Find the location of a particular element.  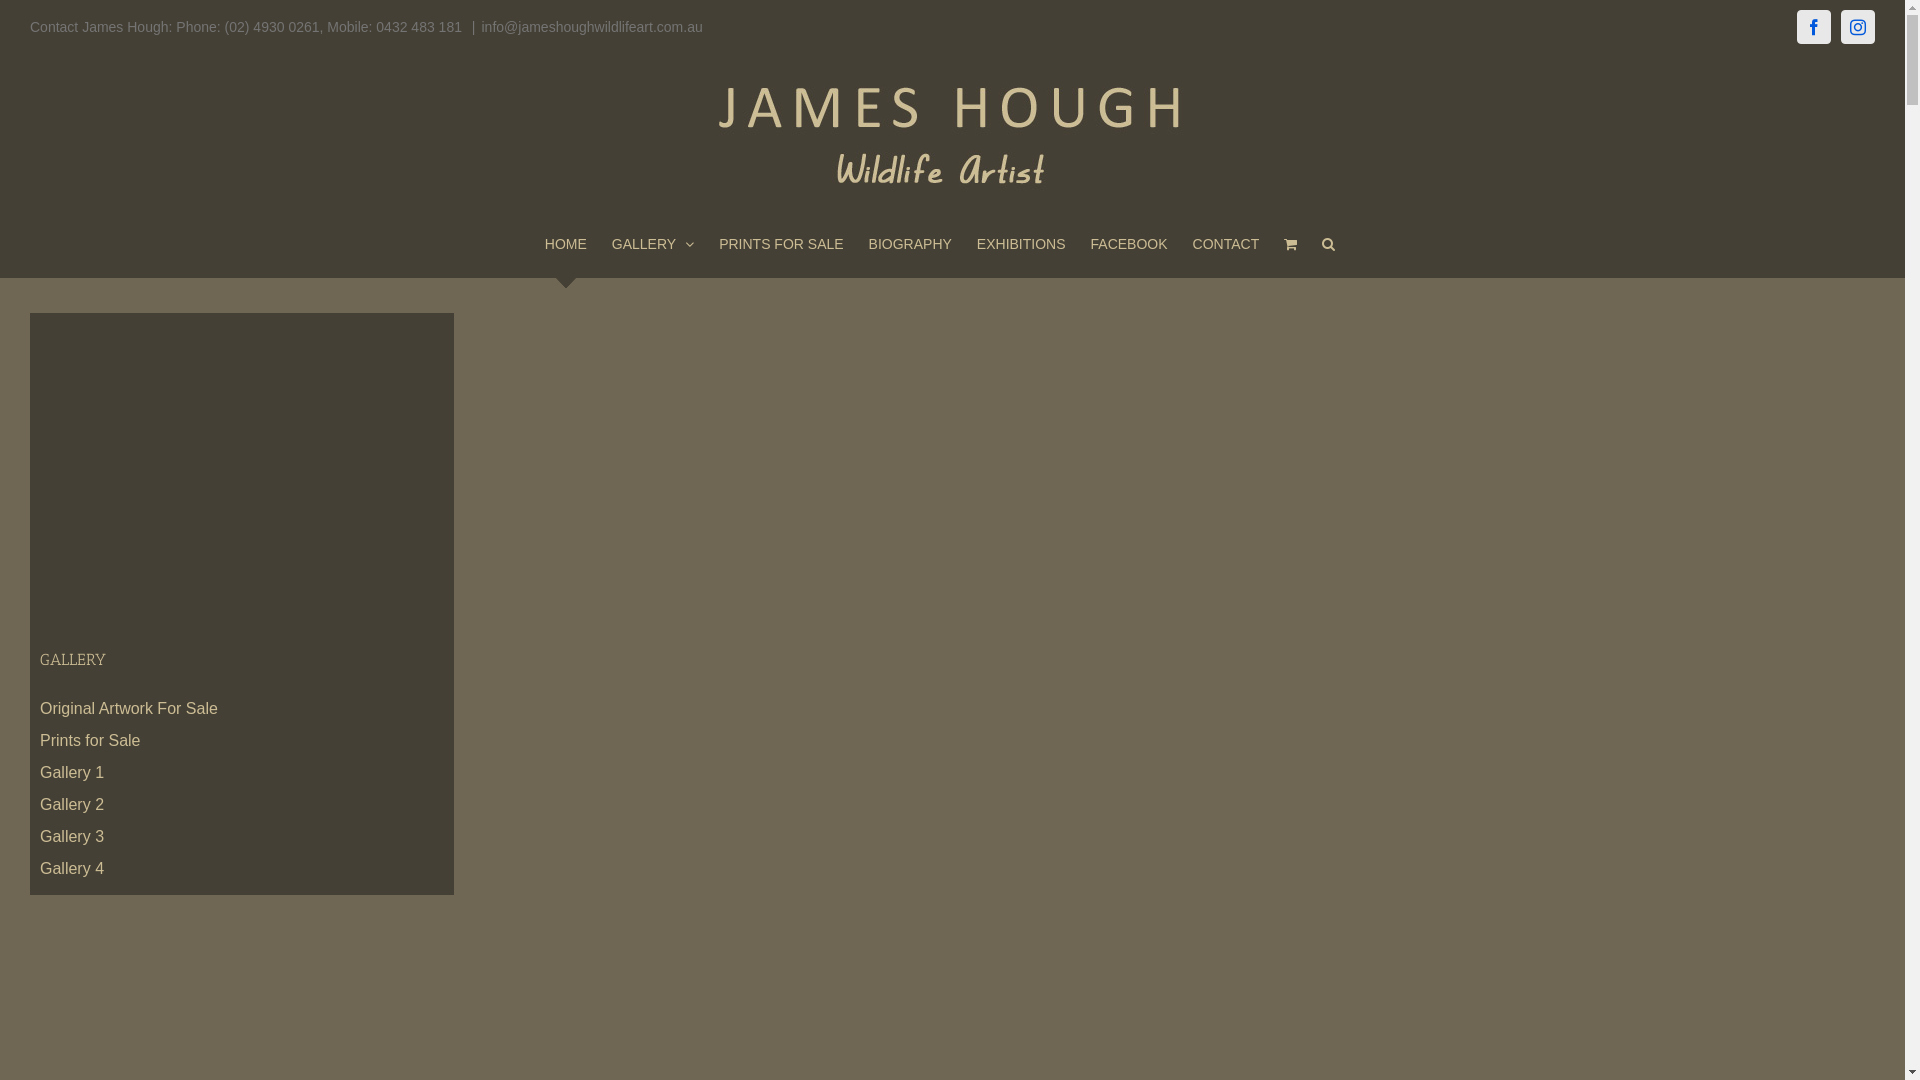

'Gallery 4' is located at coordinates (72, 867).